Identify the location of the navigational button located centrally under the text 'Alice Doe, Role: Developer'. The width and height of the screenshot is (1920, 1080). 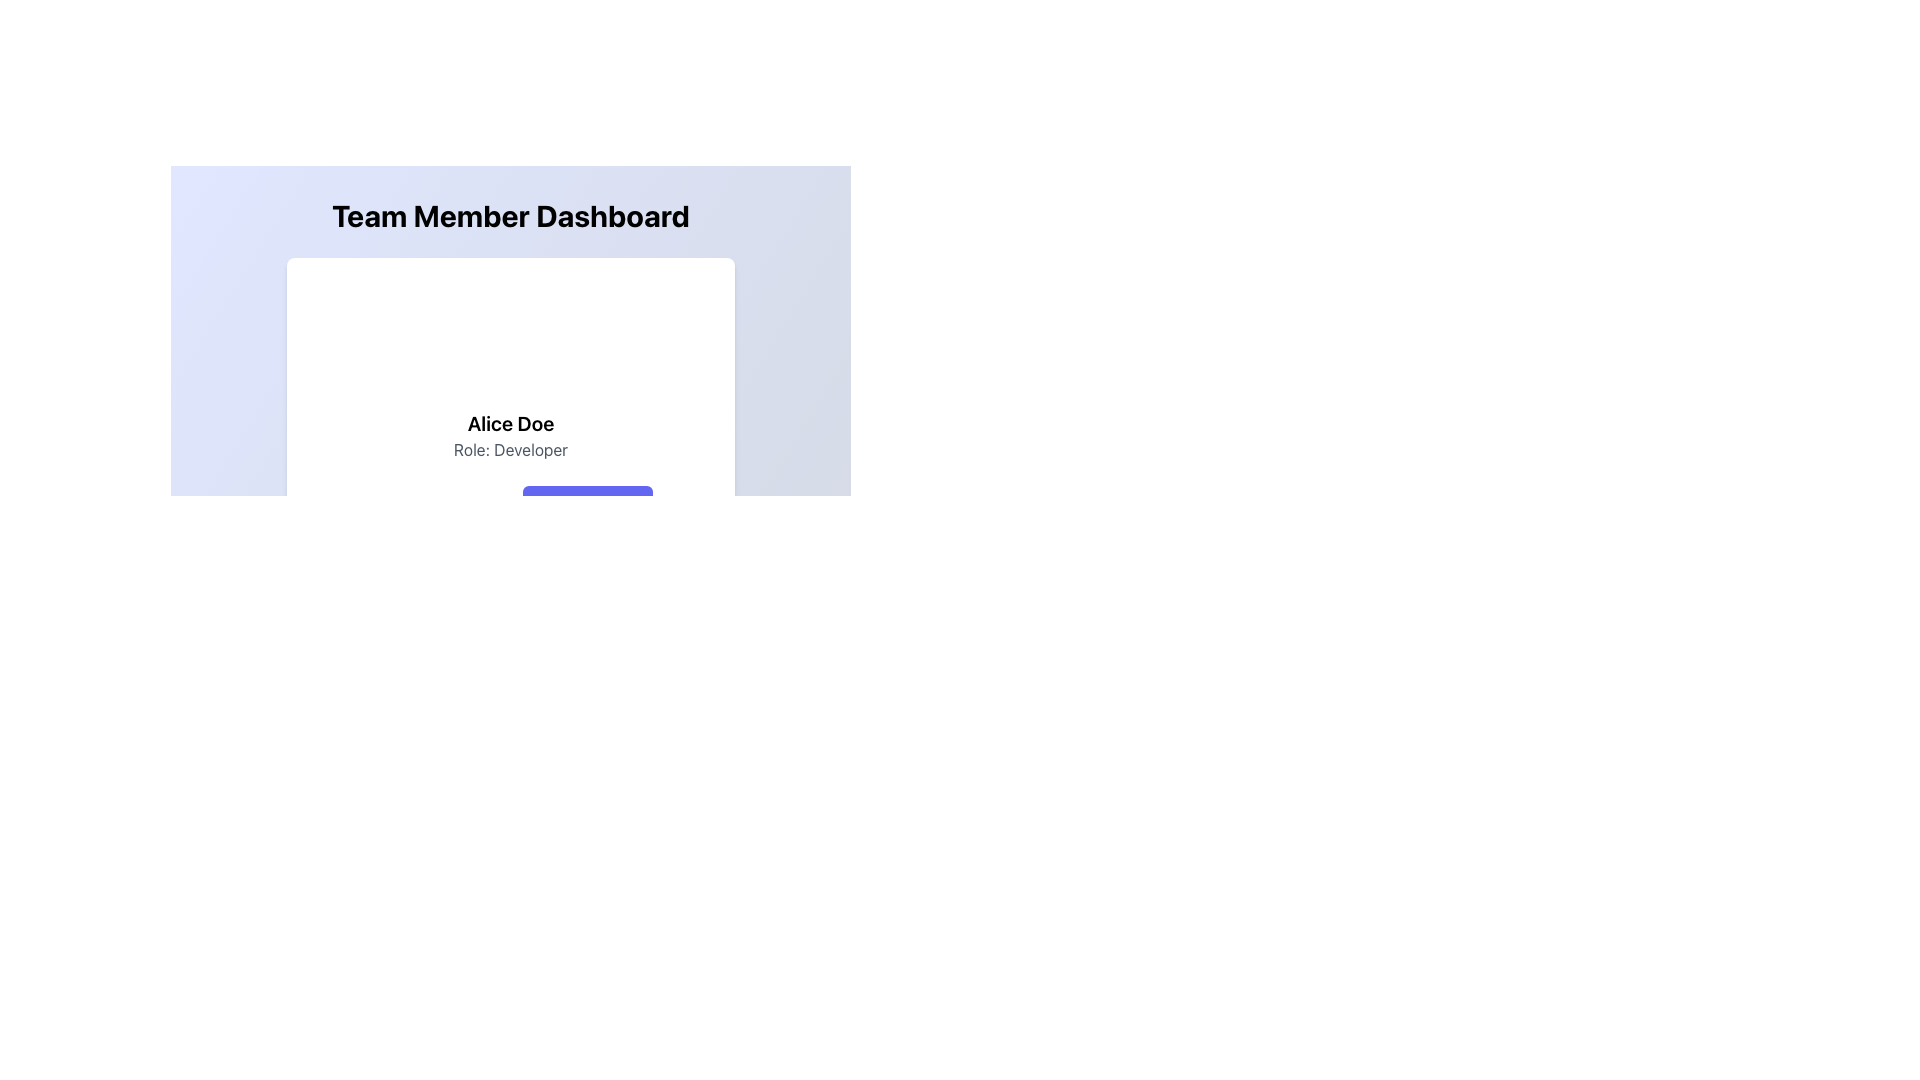
(586, 504).